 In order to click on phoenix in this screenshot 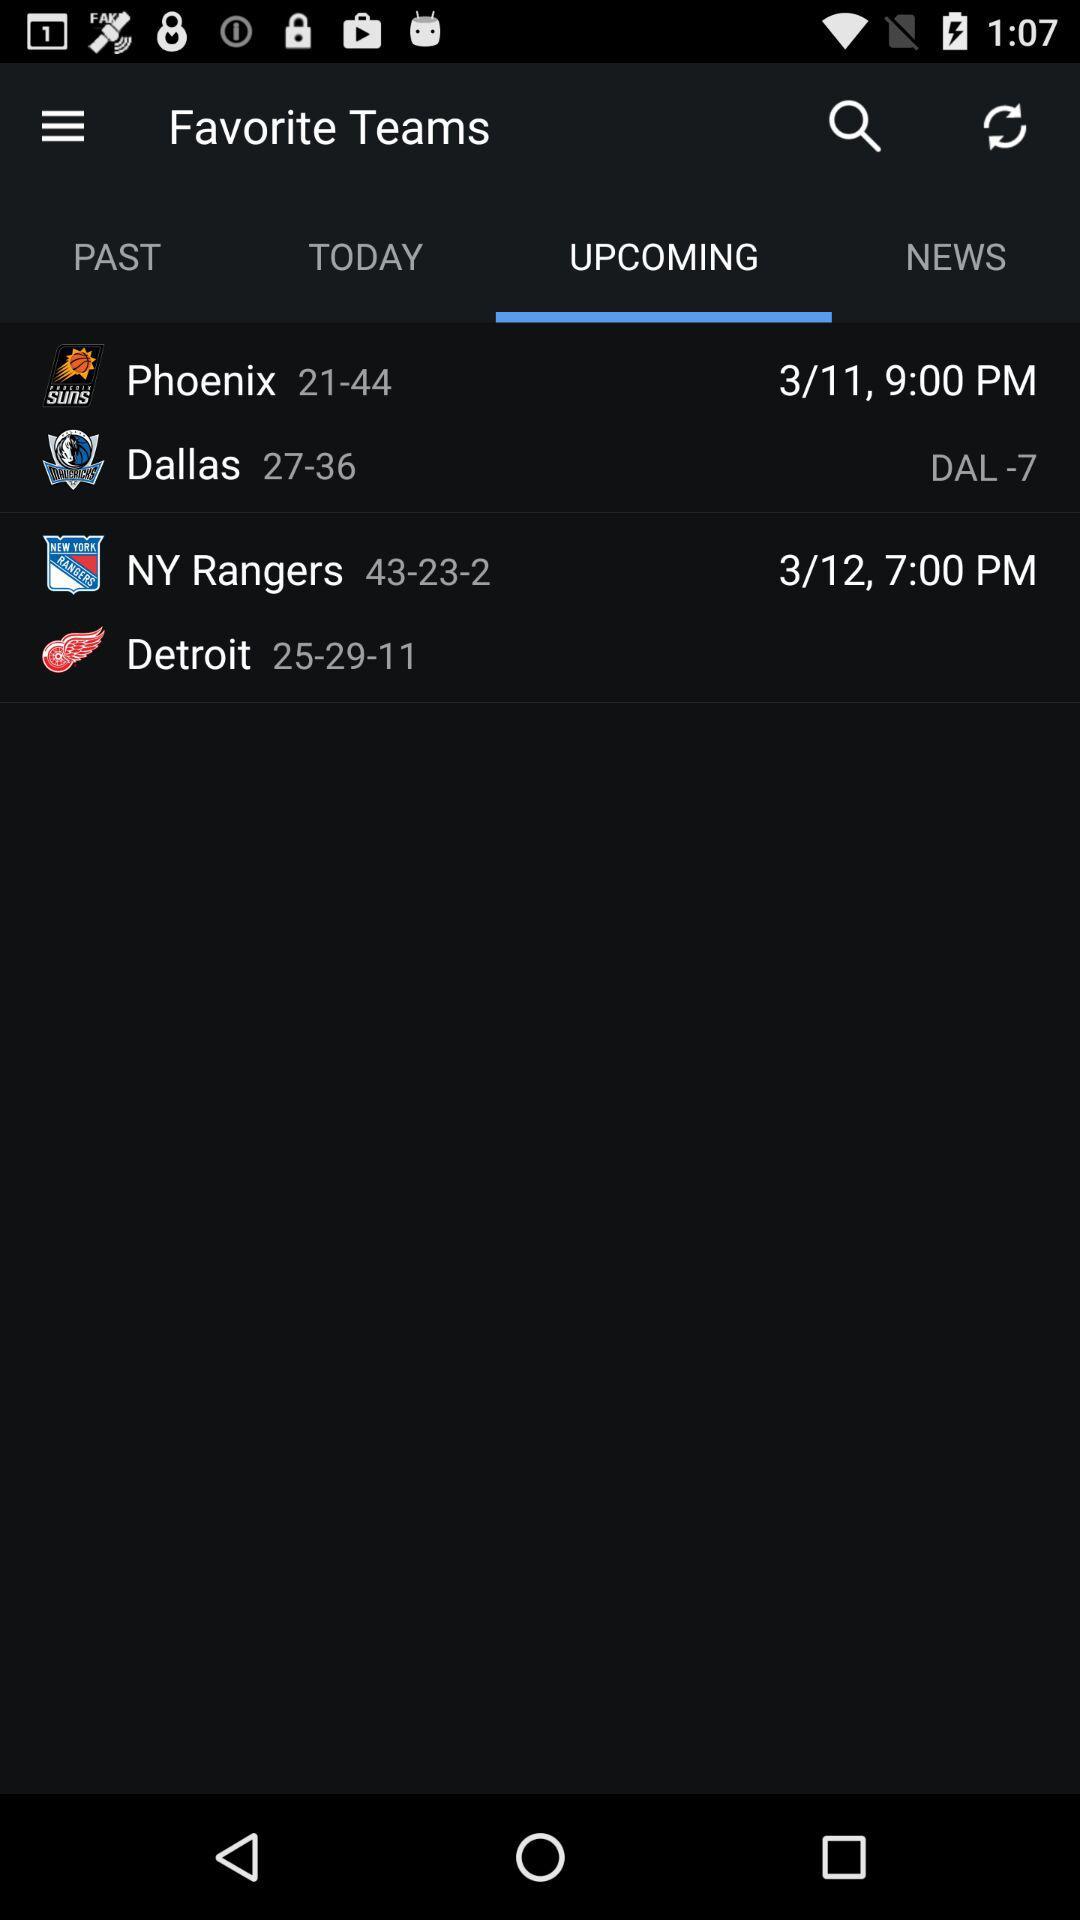, I will do `click(201, 378)`.